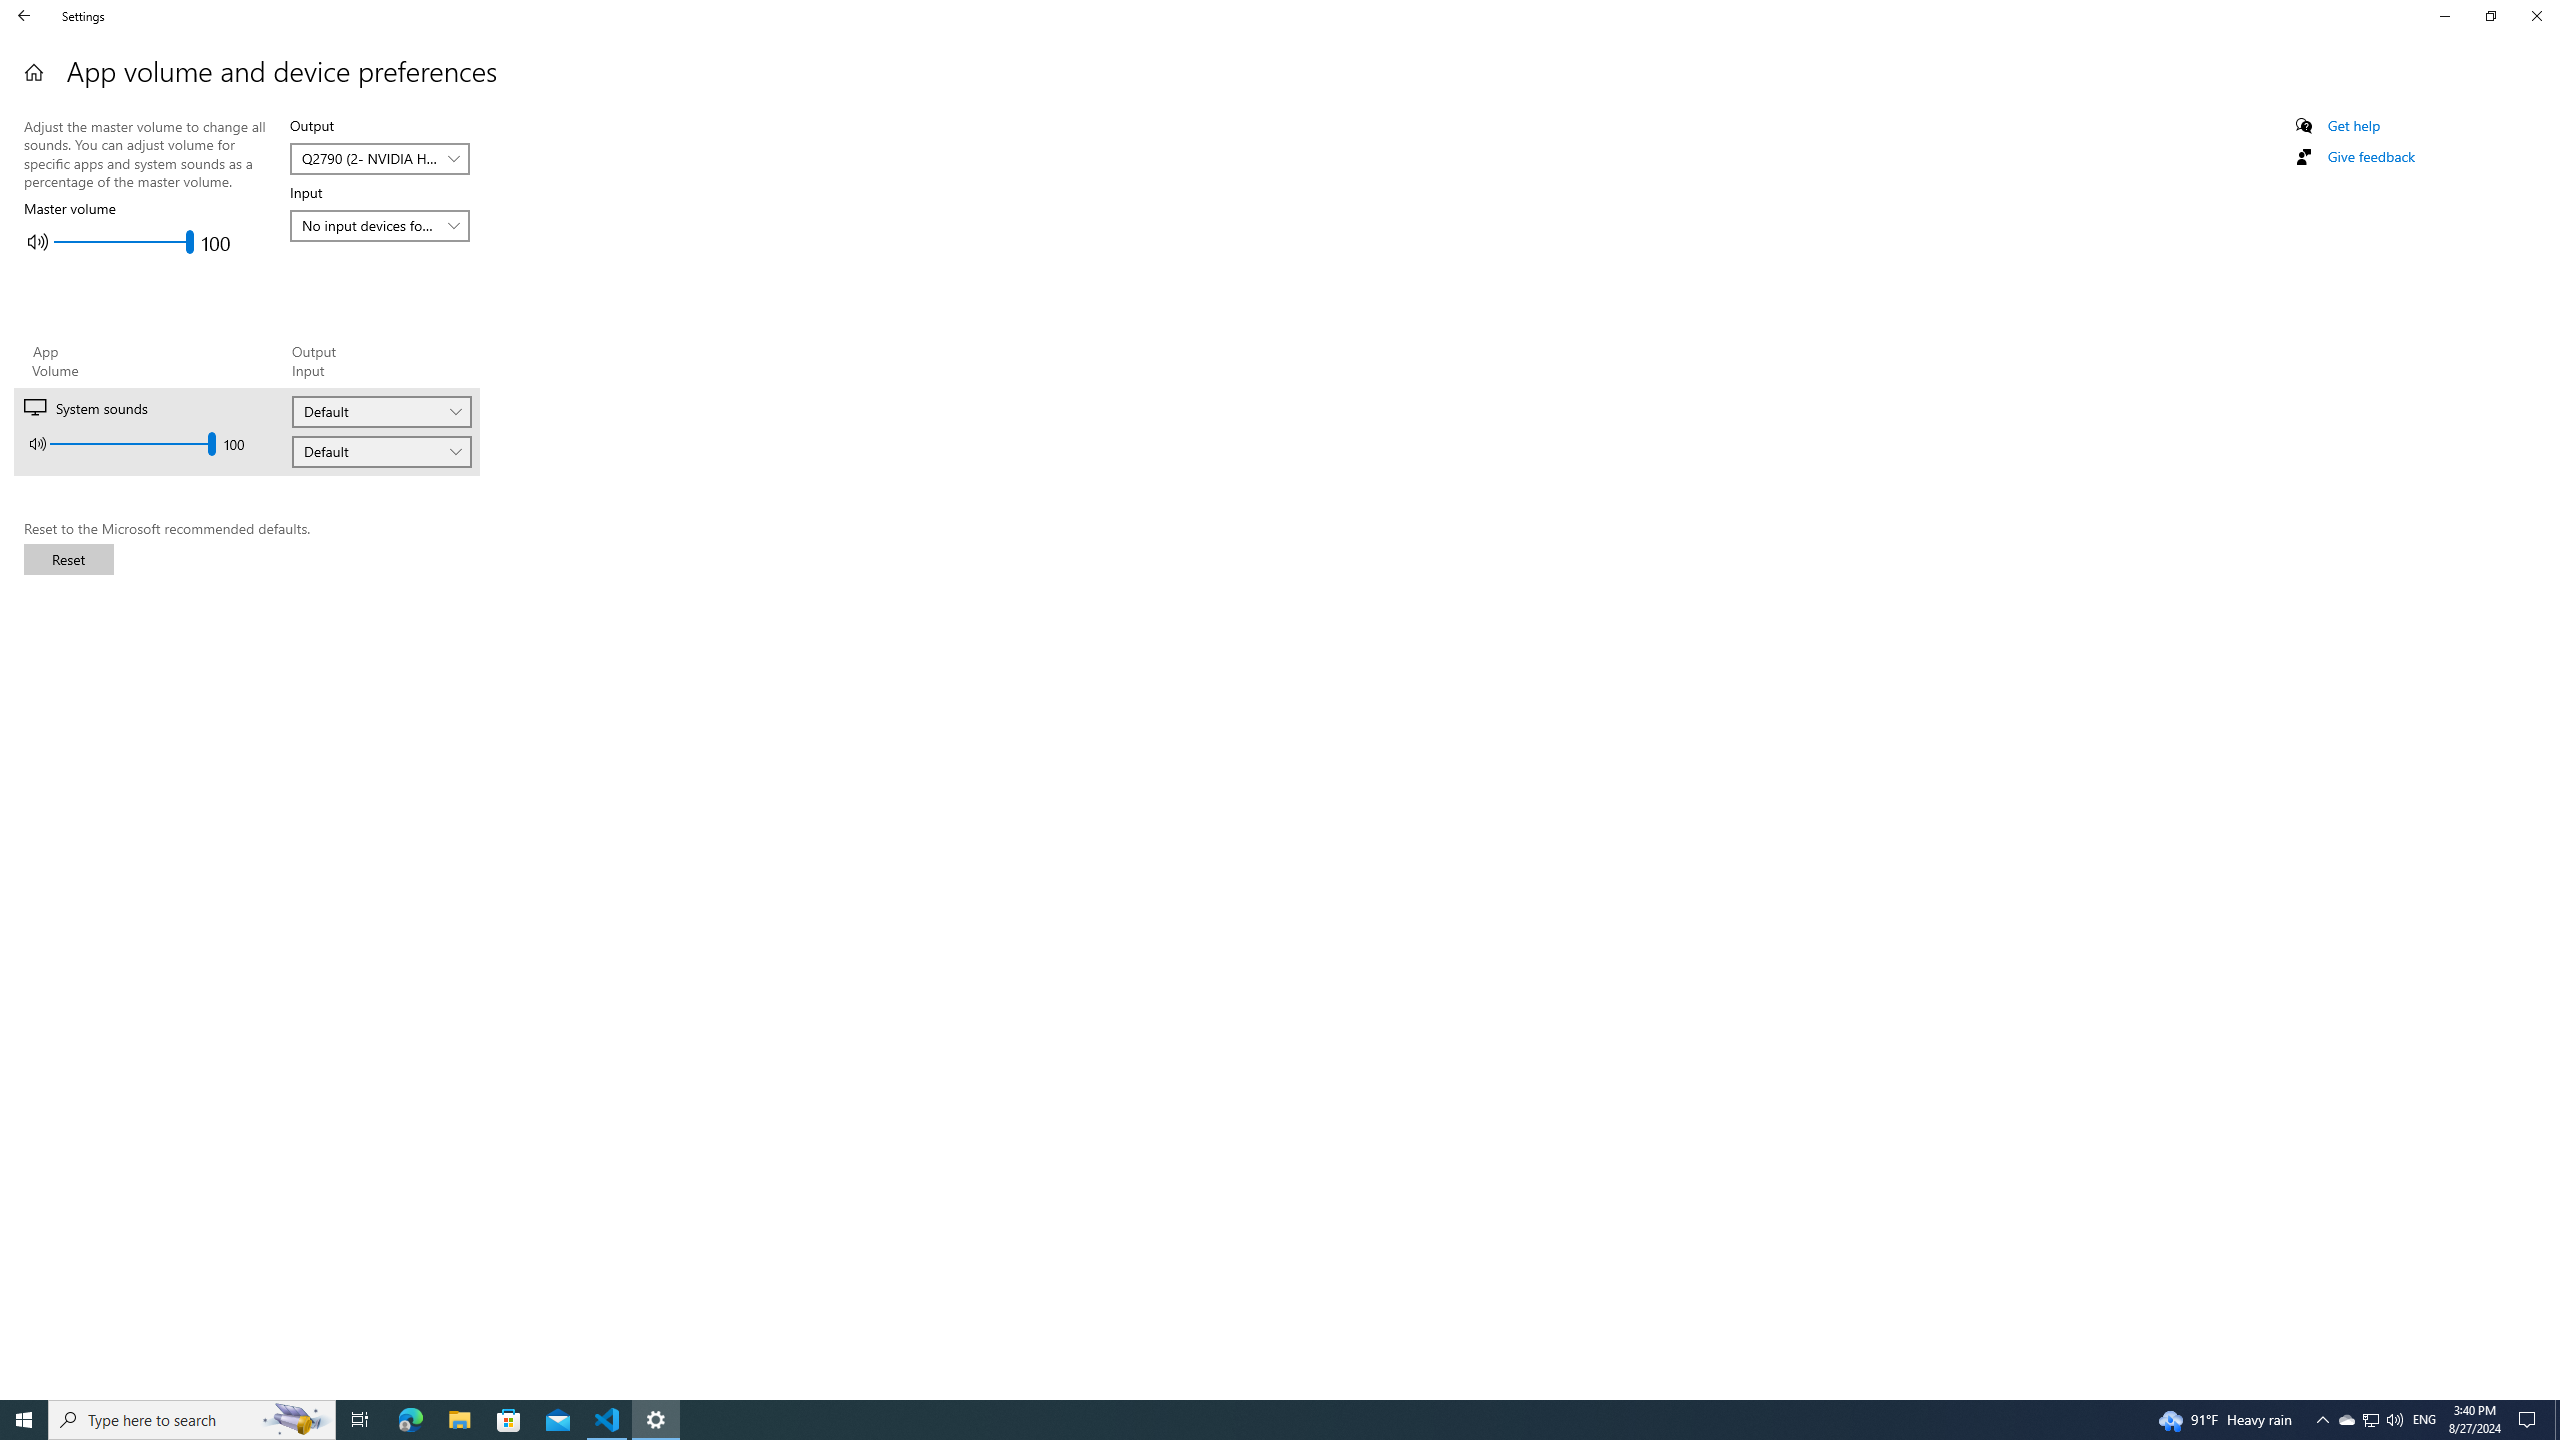 The width and height of the screenshot is (2560, 1440). What do you see at coordinates (2352, 125) in the screenshot?
I see `'Get help'` at bounding box center [2352, 125].